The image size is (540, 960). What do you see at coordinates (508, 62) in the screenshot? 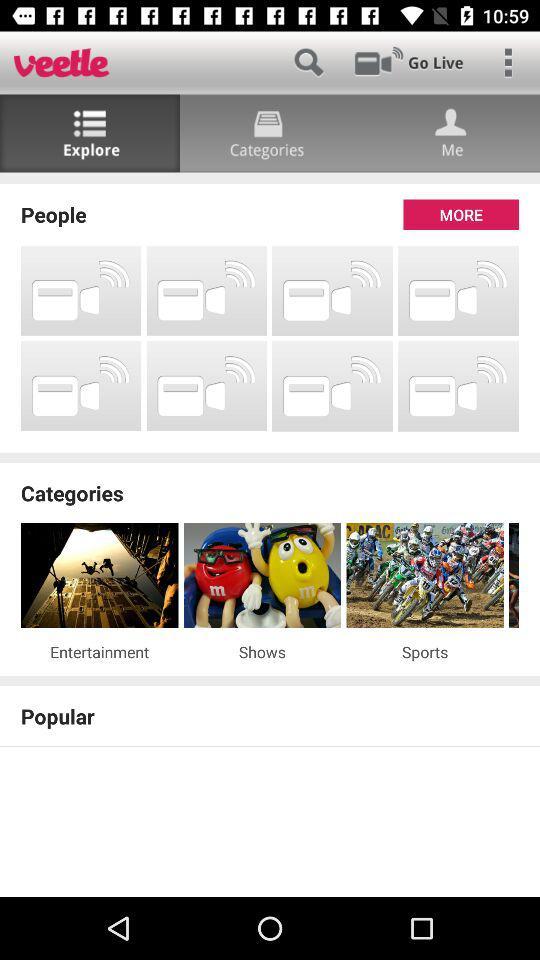
I see `main menu` at bounding box center [508, 62].